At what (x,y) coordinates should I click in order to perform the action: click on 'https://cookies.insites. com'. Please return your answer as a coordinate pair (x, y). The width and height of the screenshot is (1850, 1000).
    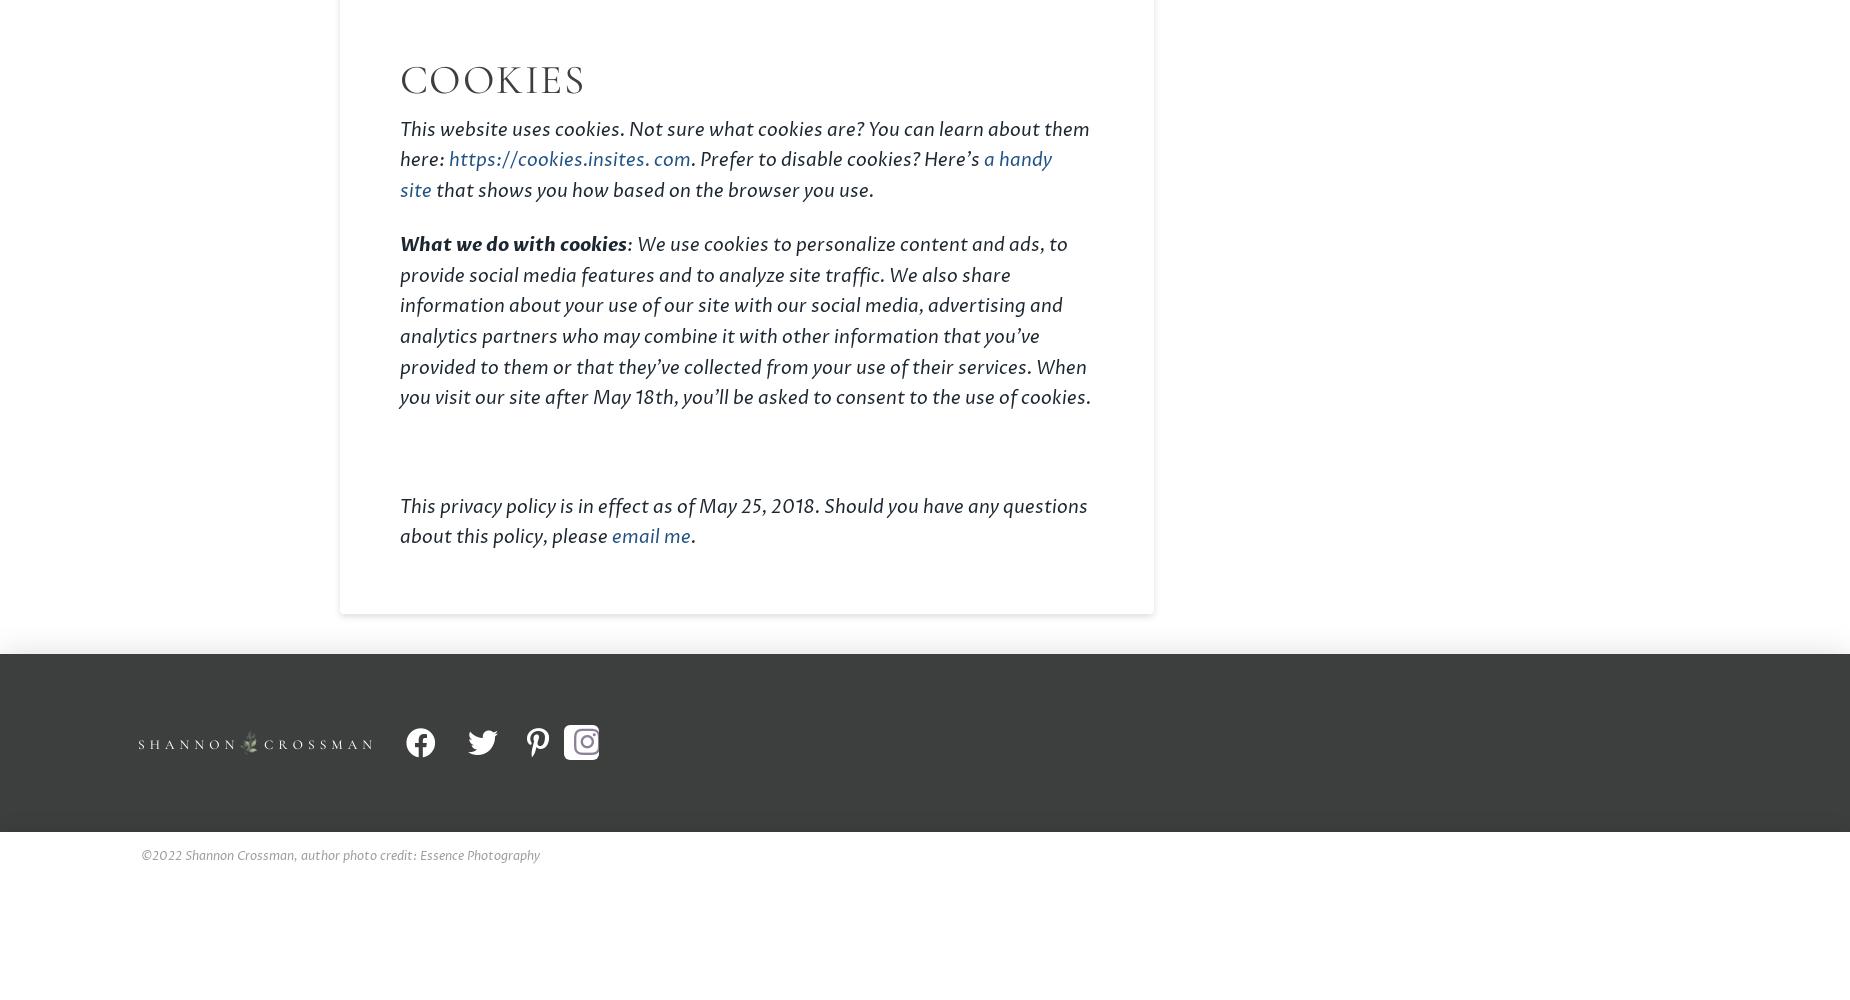
    Looking at the image, I should click on (569, 160).